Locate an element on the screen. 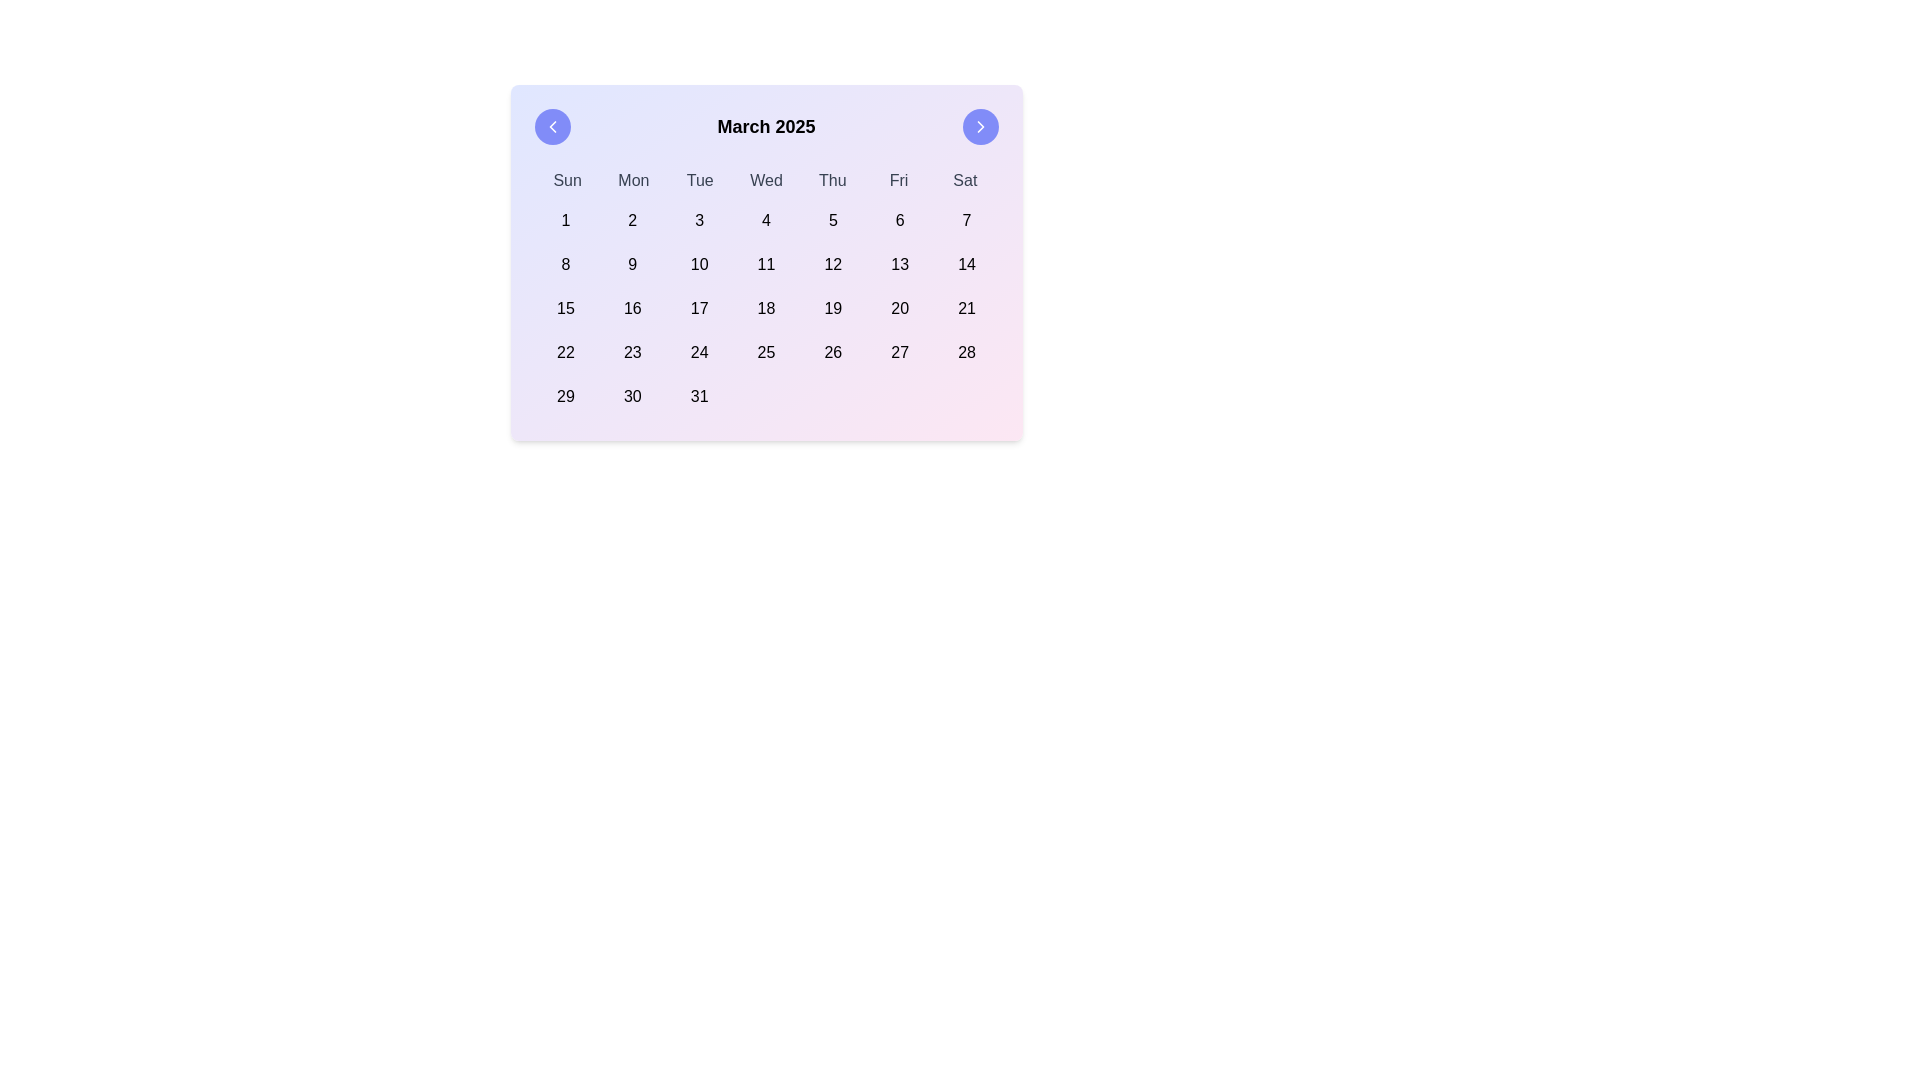 The width and height of the screenshot is (1920, 1080). the button representing the date '8' is located at coordinates (564, 264).